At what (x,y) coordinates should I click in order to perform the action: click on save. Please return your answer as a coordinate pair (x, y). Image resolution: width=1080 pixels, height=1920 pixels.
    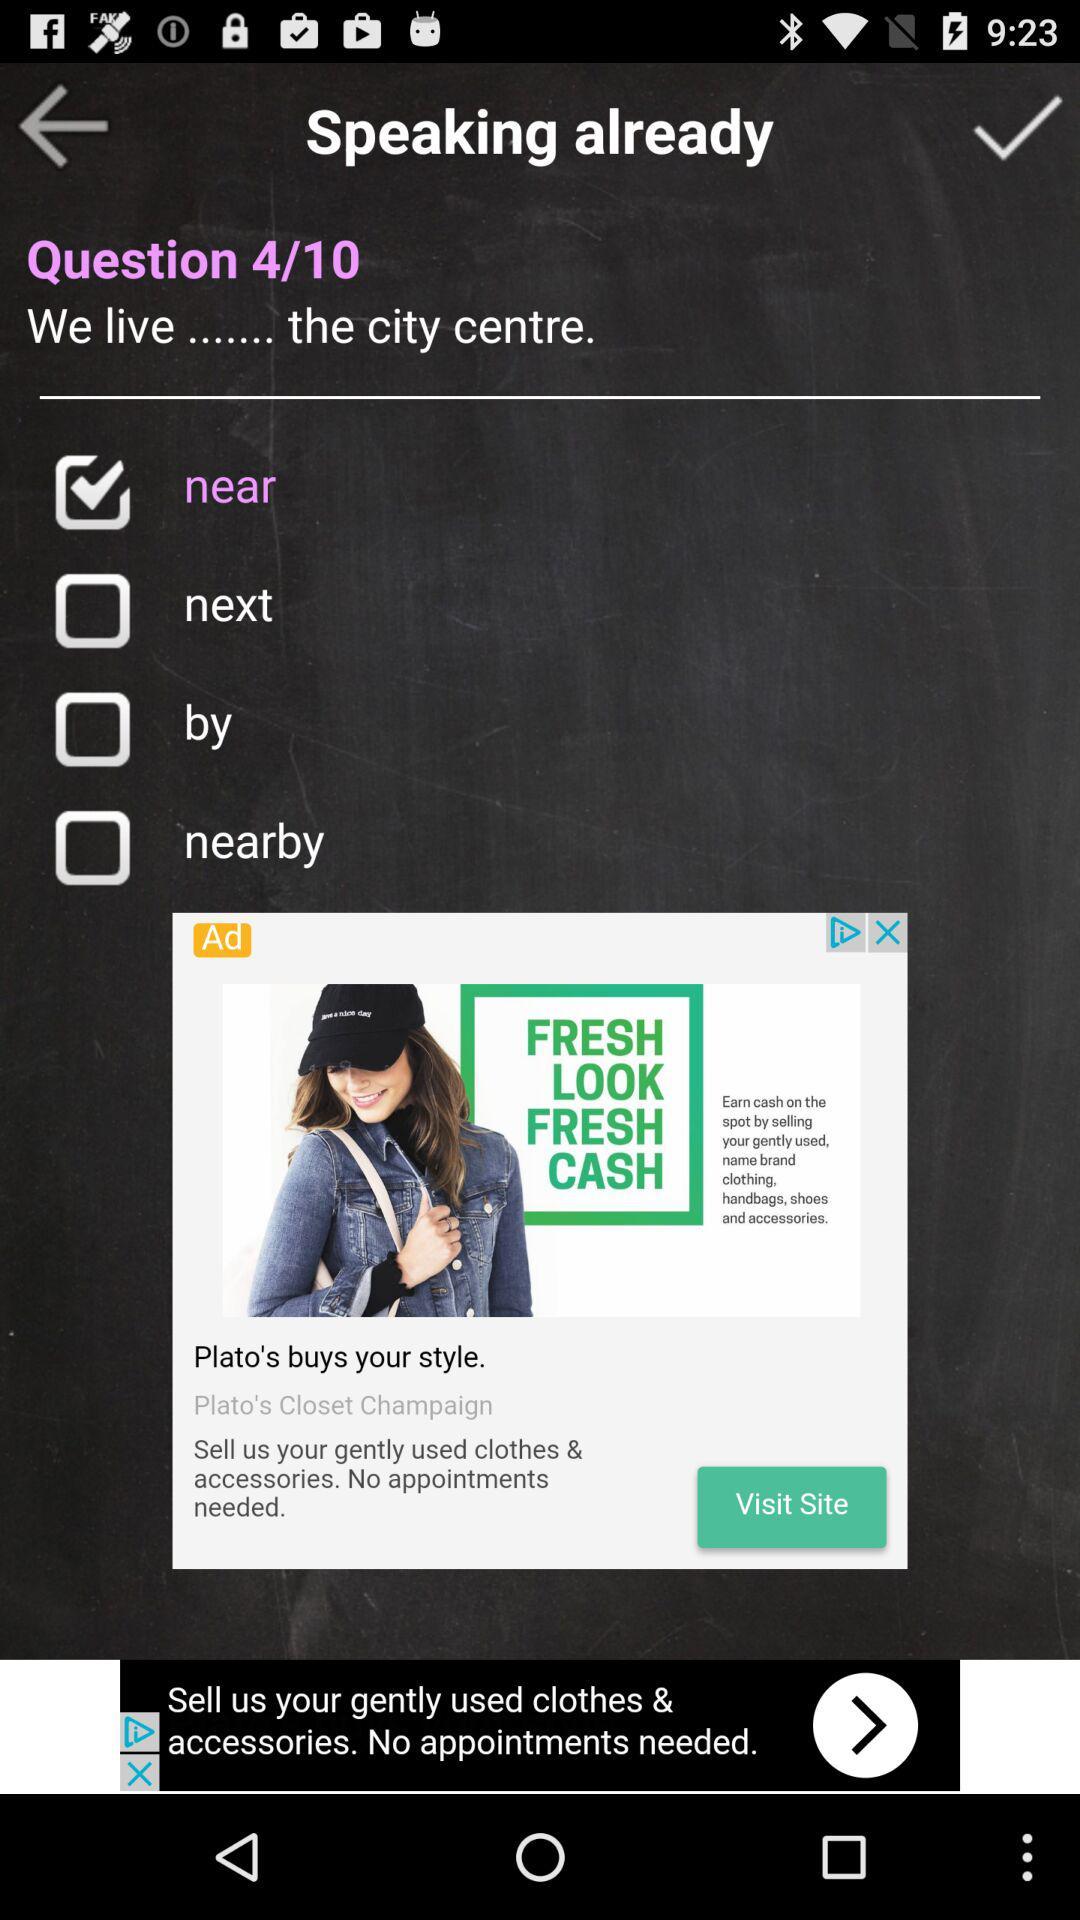
    Looking at the image, I should click on (91, 847).